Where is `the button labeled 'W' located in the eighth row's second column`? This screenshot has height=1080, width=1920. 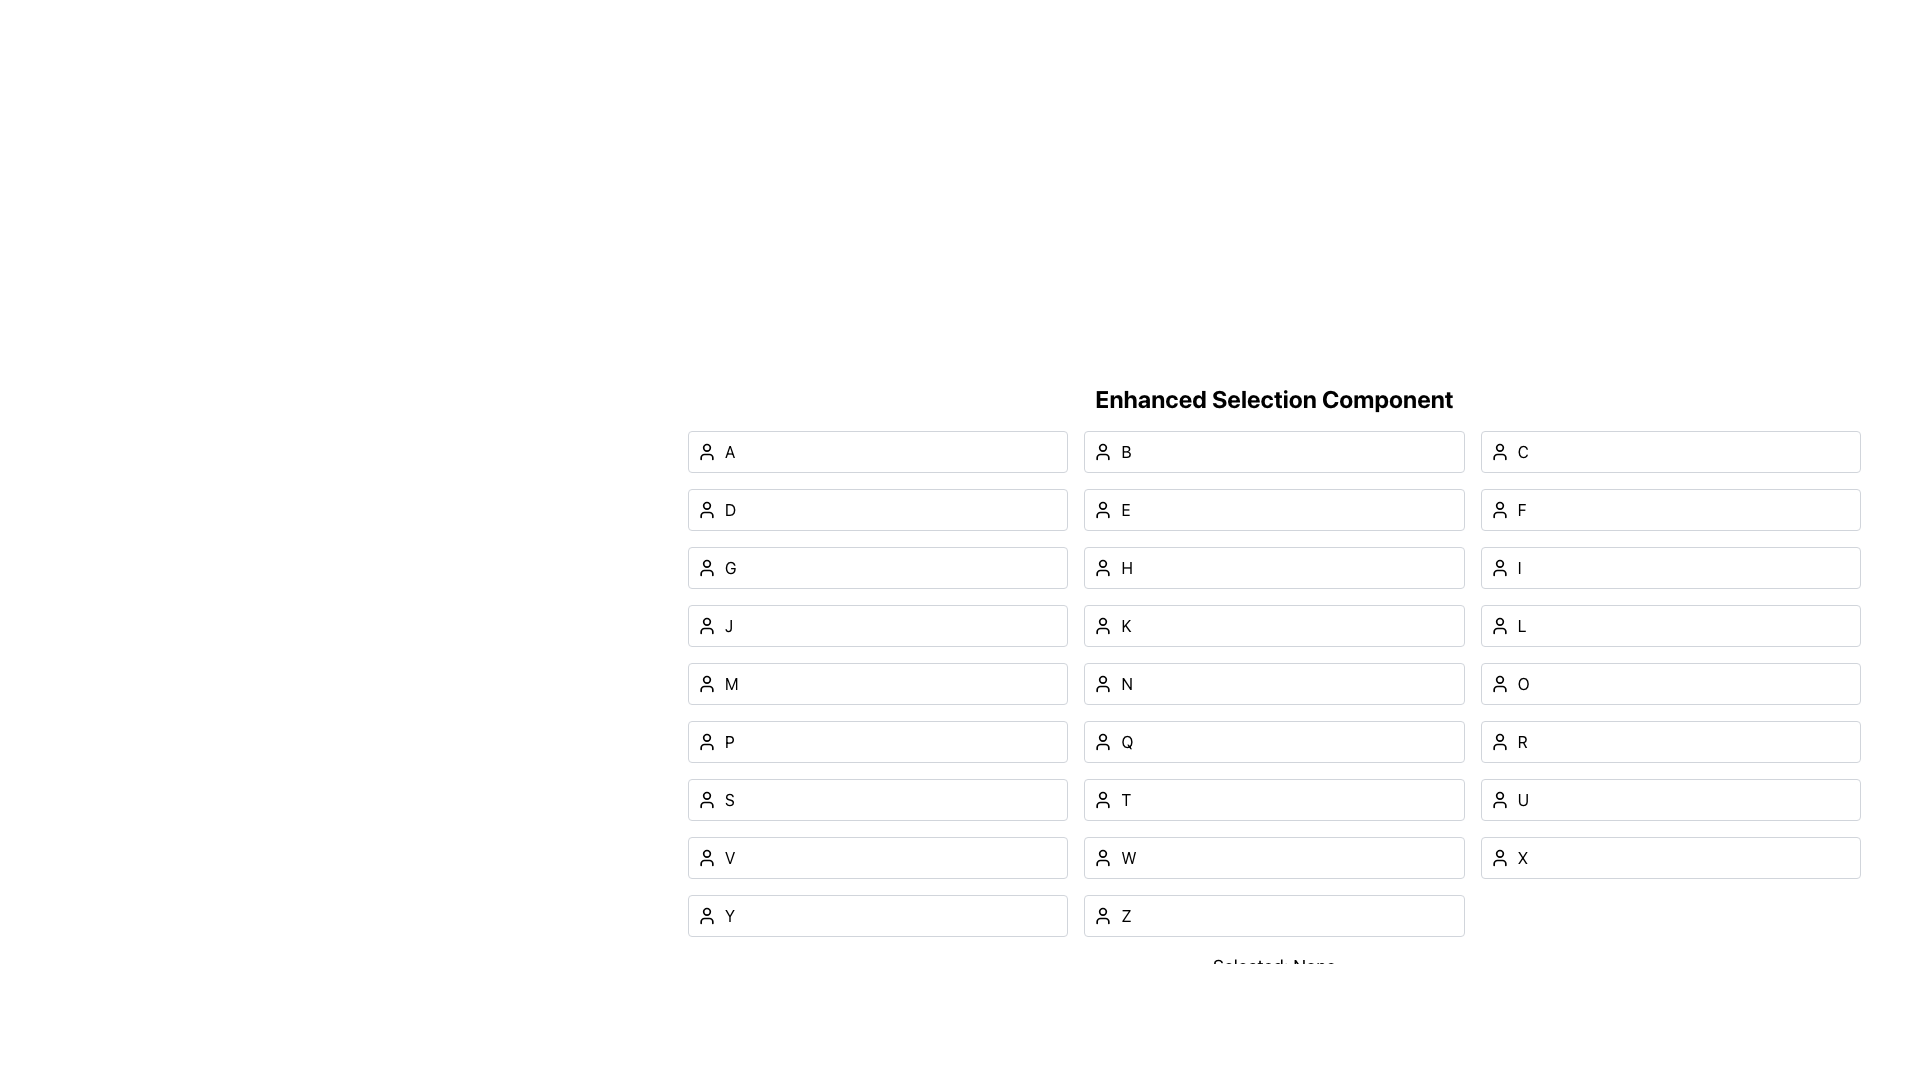 the button labeled 'W' located in the eighth row's second column is located at coordinates (1273, 856).